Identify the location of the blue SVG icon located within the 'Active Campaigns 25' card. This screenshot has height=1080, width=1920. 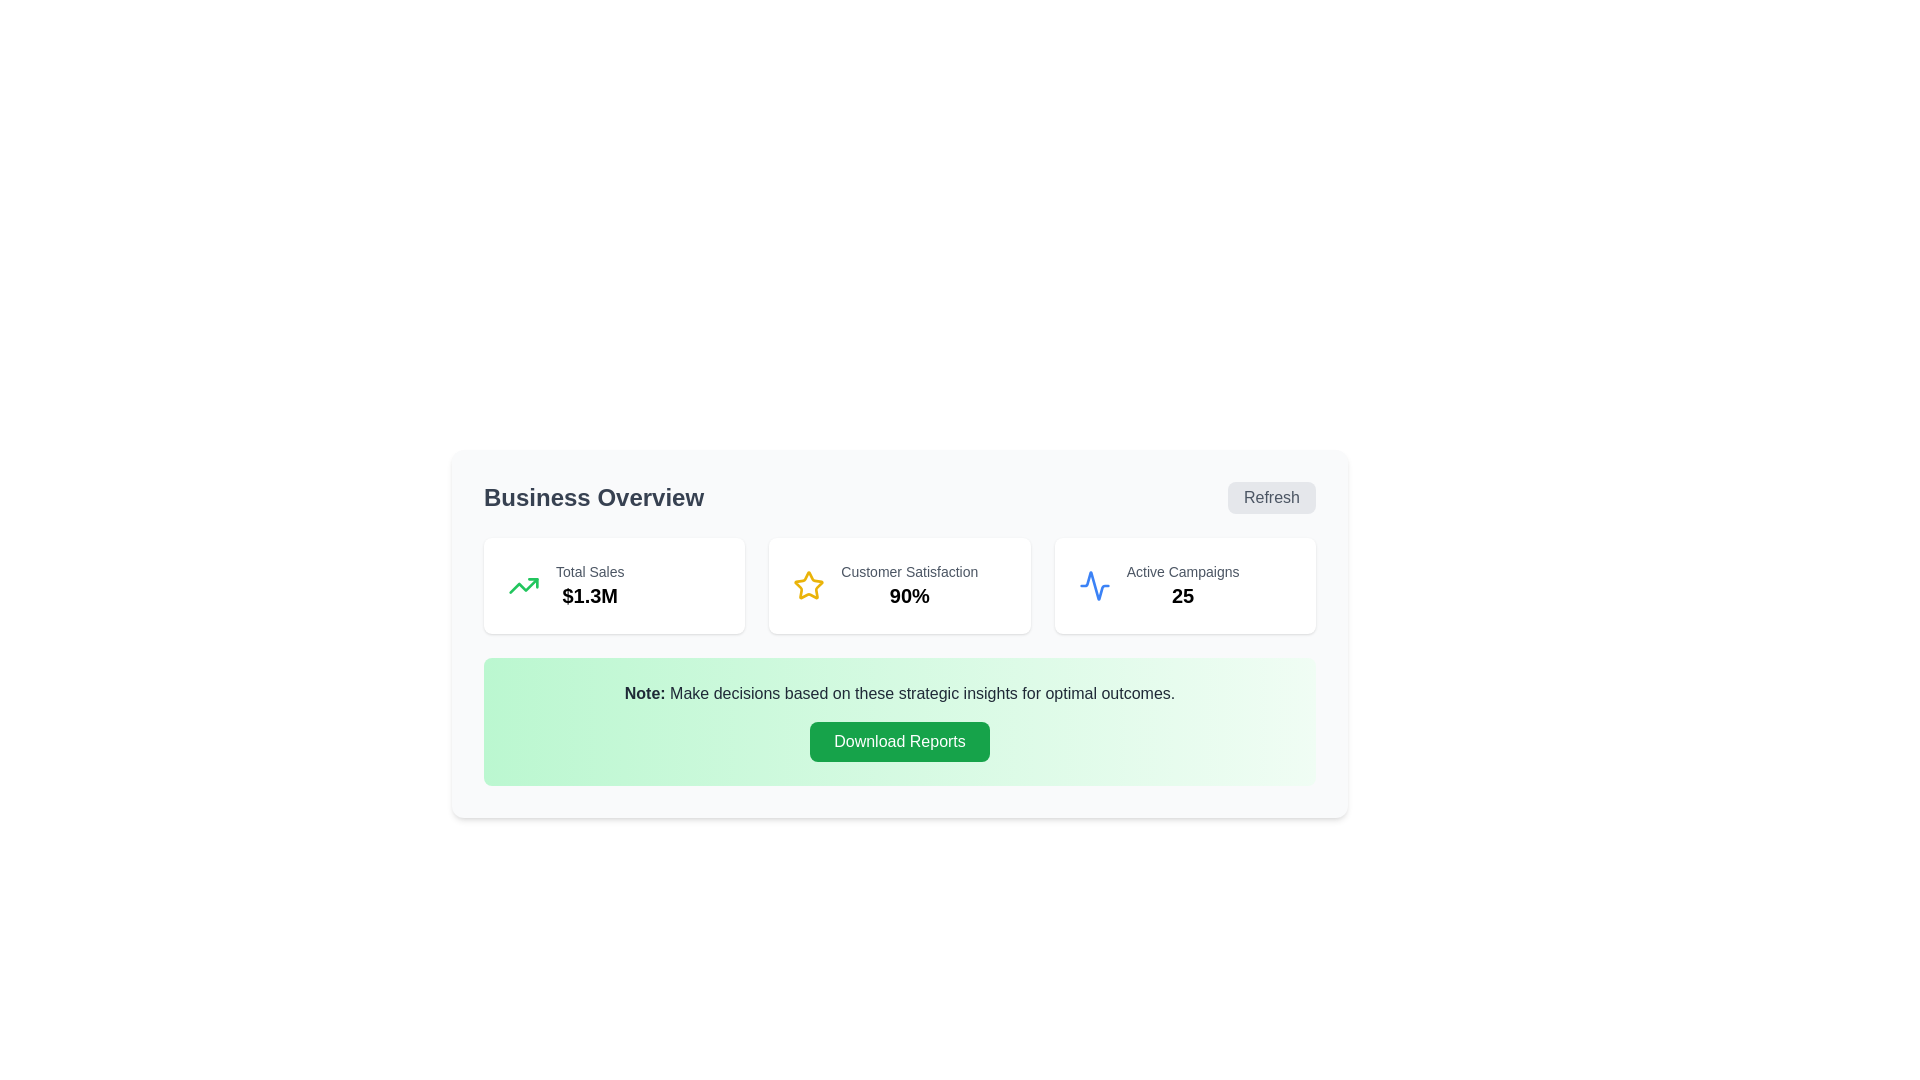
(1093, 585).